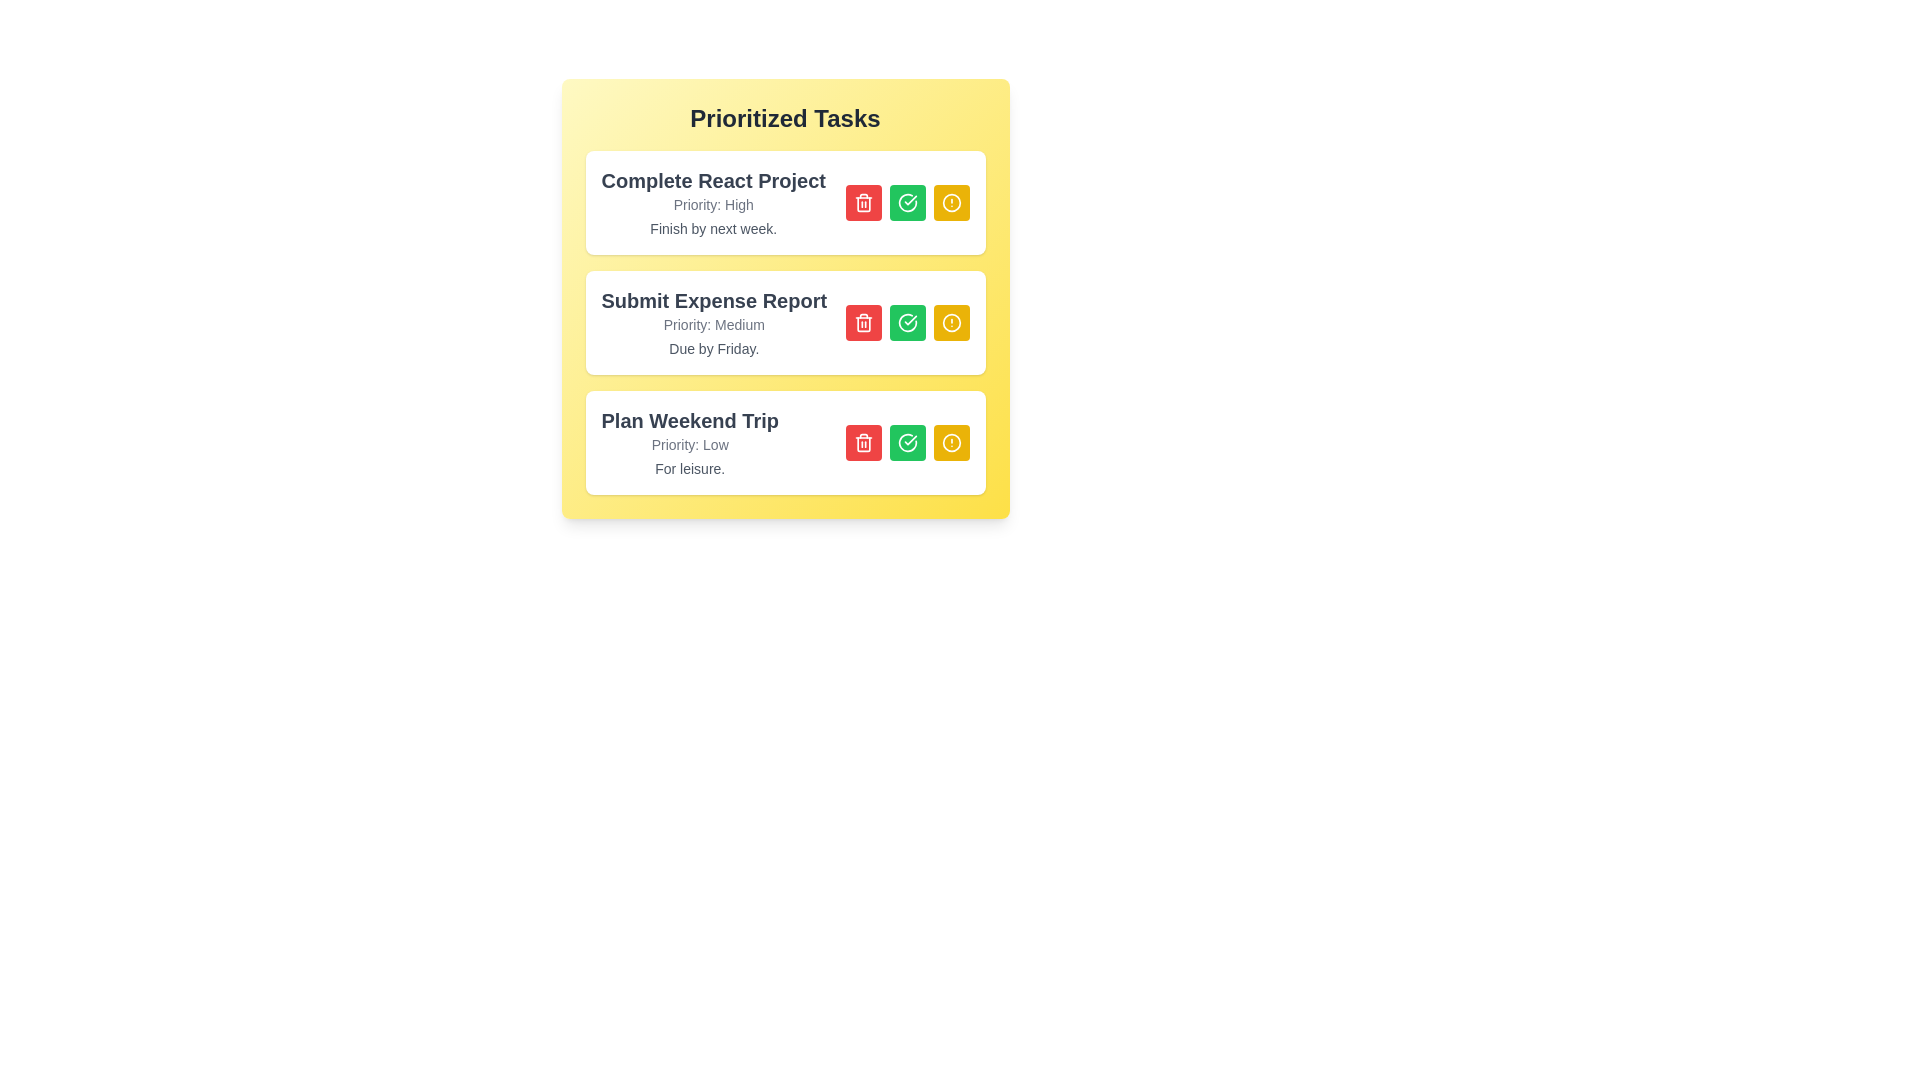  What do you see at coordinates (863, 322) in the screenshot?
I see `delete button next to the task titled 'Submit Expense Report'` at bounding box center [863, 322].